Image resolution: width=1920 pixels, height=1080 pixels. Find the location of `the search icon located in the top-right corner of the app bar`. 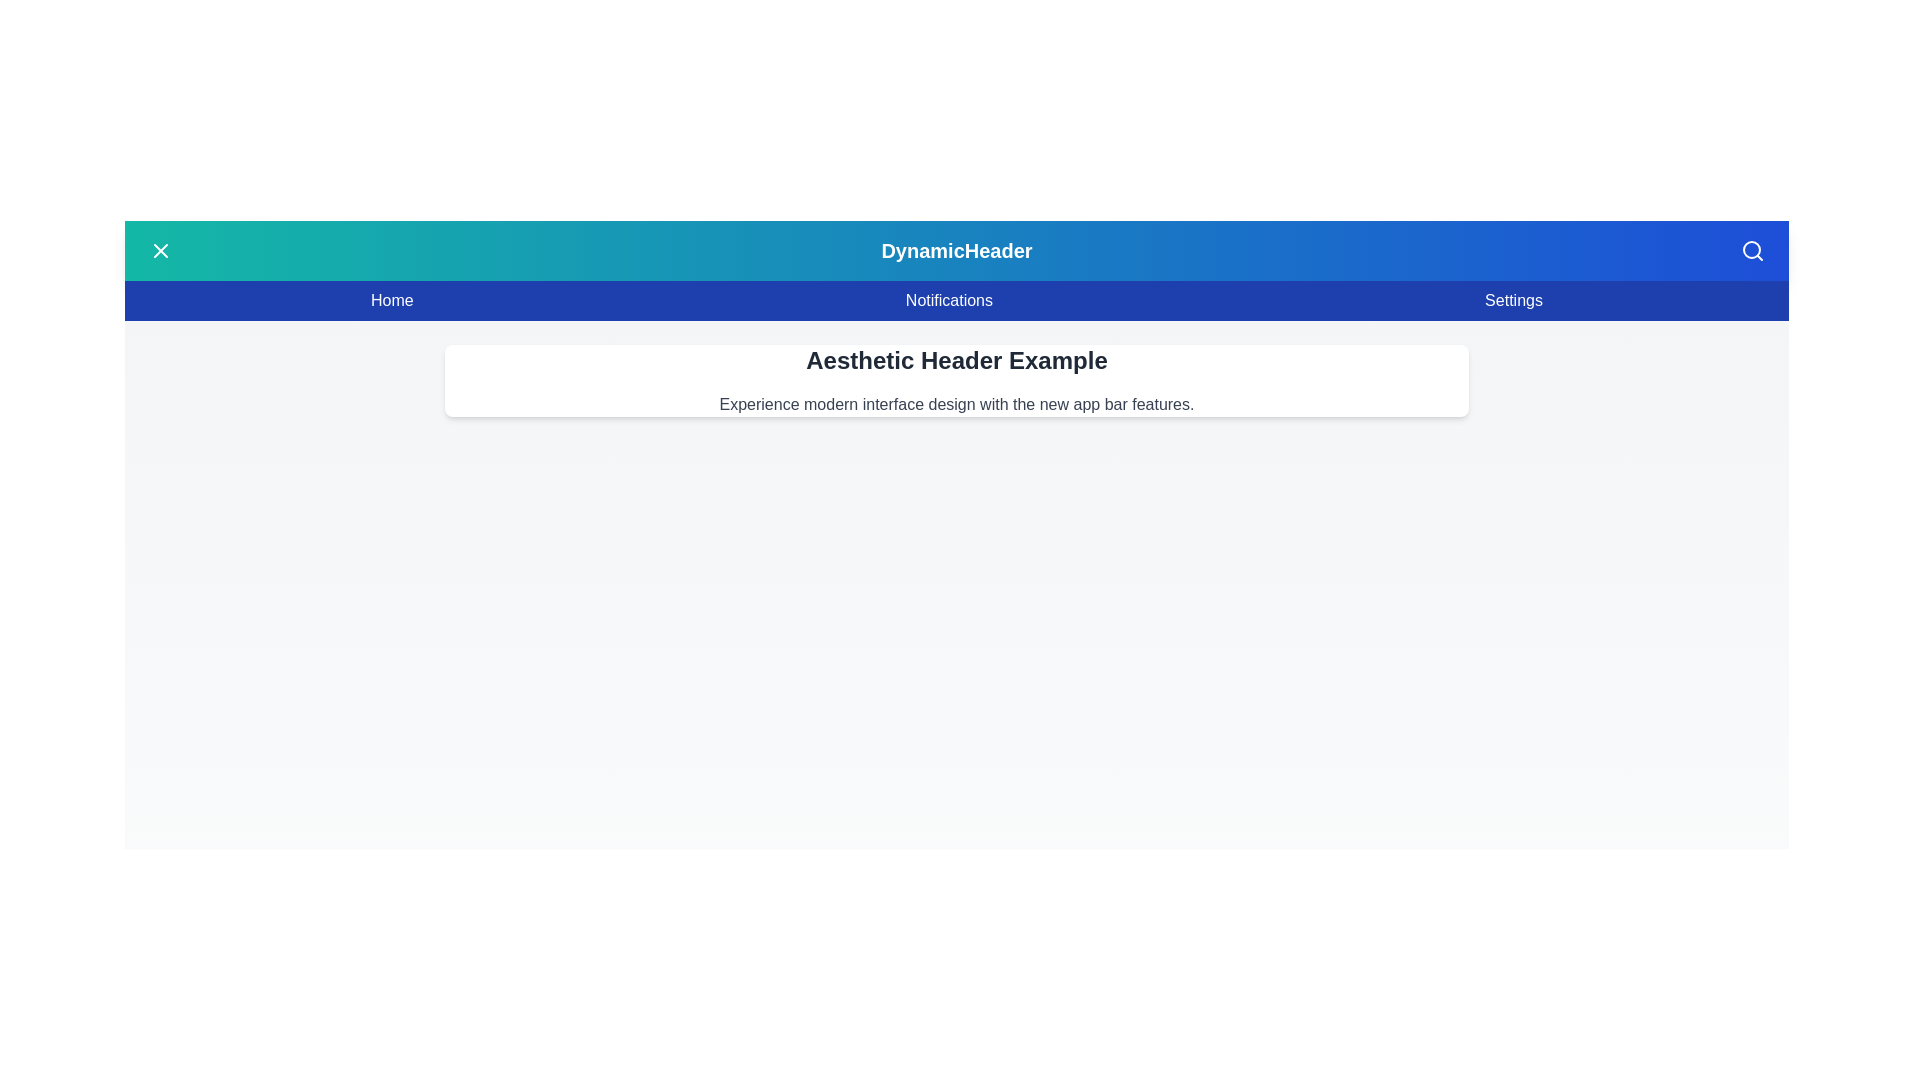

the search icon located in the top-right corner of the app bar is located at coordinates (1751, 249).